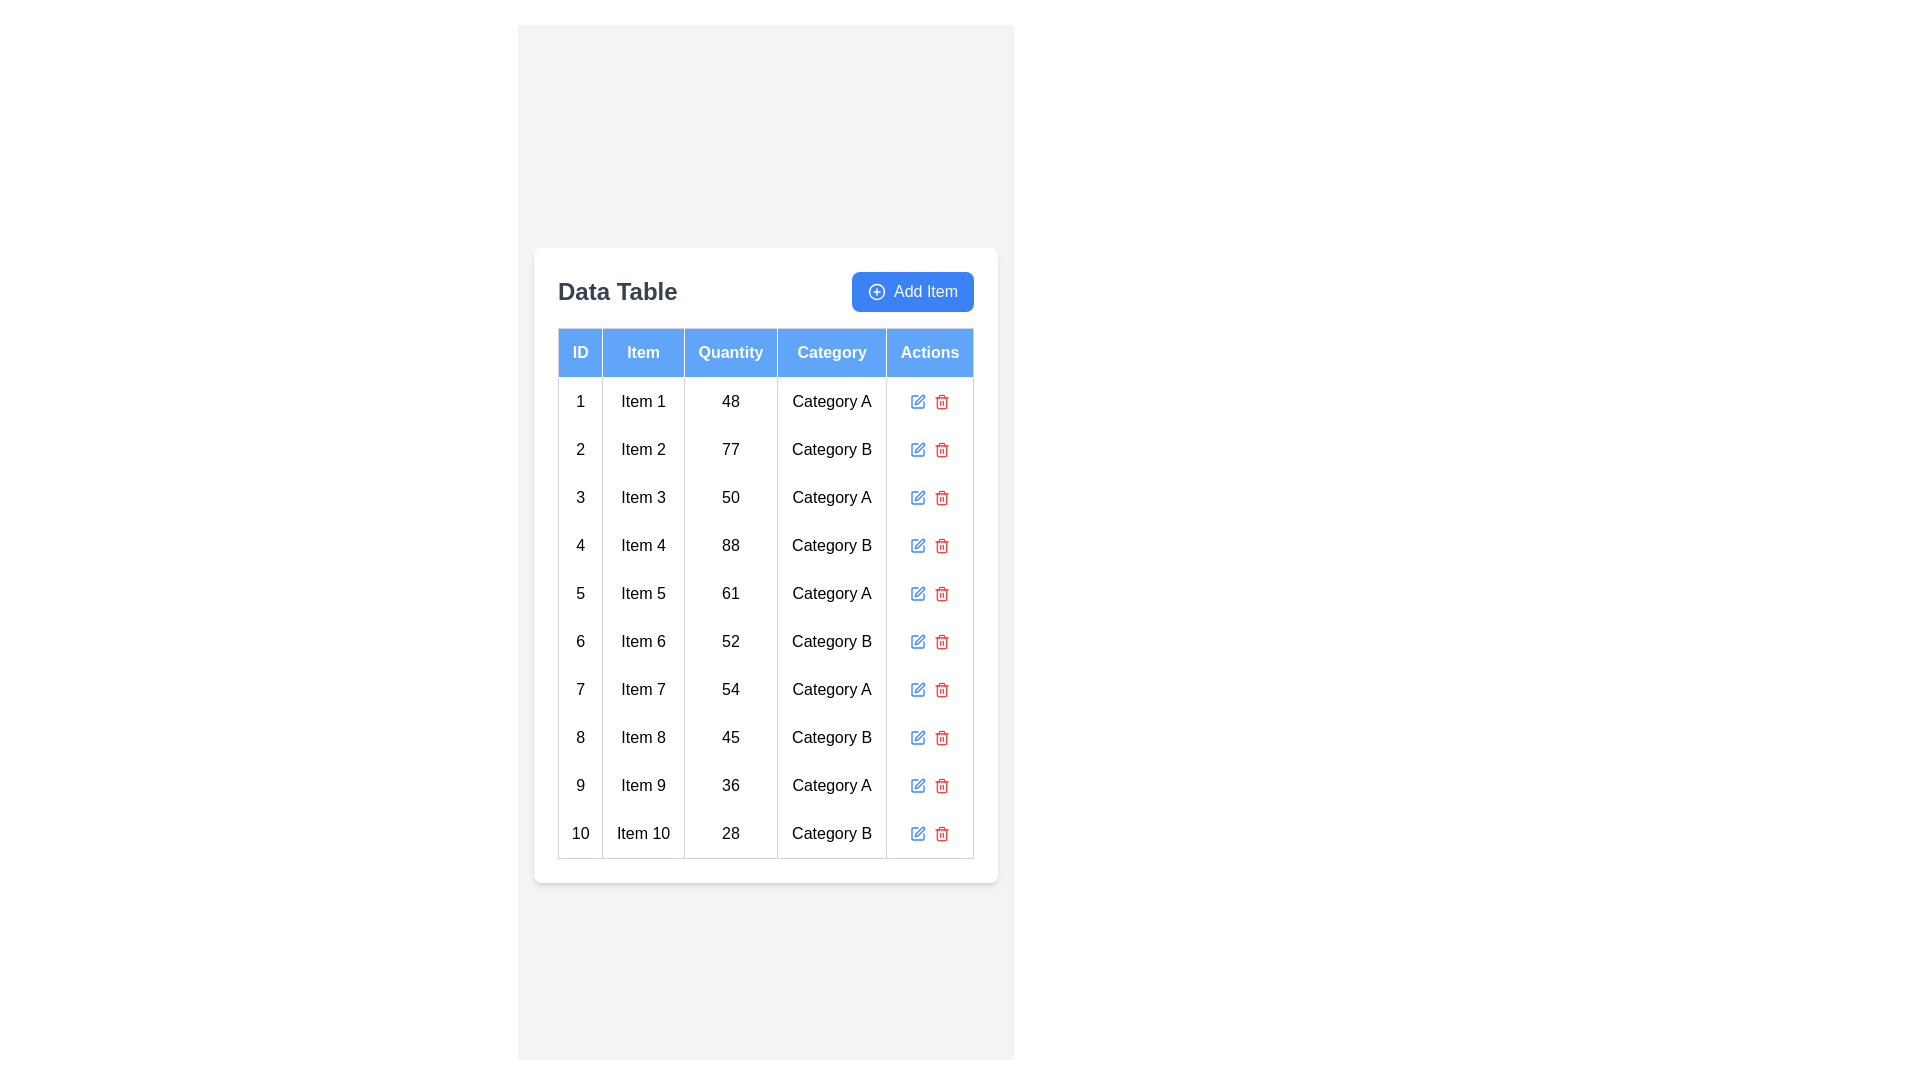  Describe the element at coordinates (579, 401) in the screenshot. I see `the text element representing the identifier of the first row in the 'Data Table' for interaction` at that location.